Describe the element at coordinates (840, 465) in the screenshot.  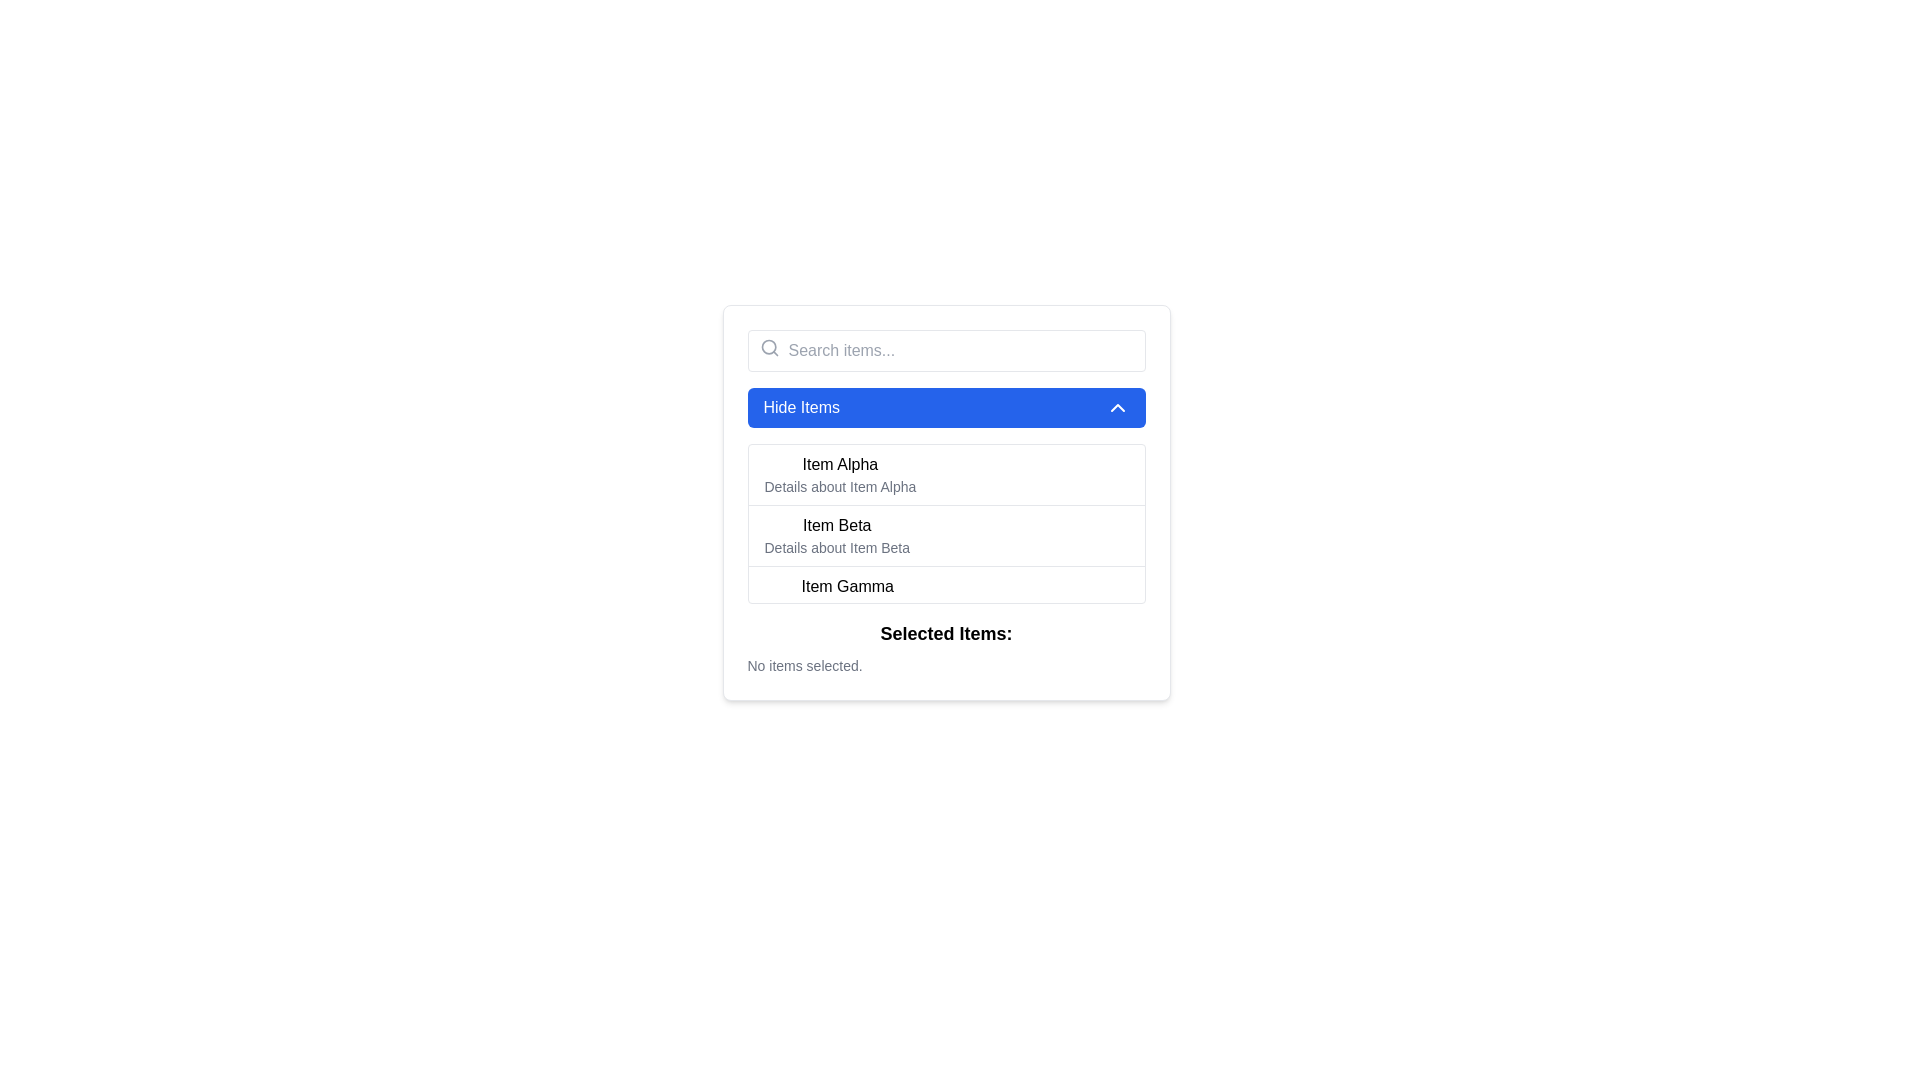
I see `the label heading for the item in the list, which serves as a clear identifier above the 'Details about Item Alpha' text and below the 'Hide Items' button` at that location.